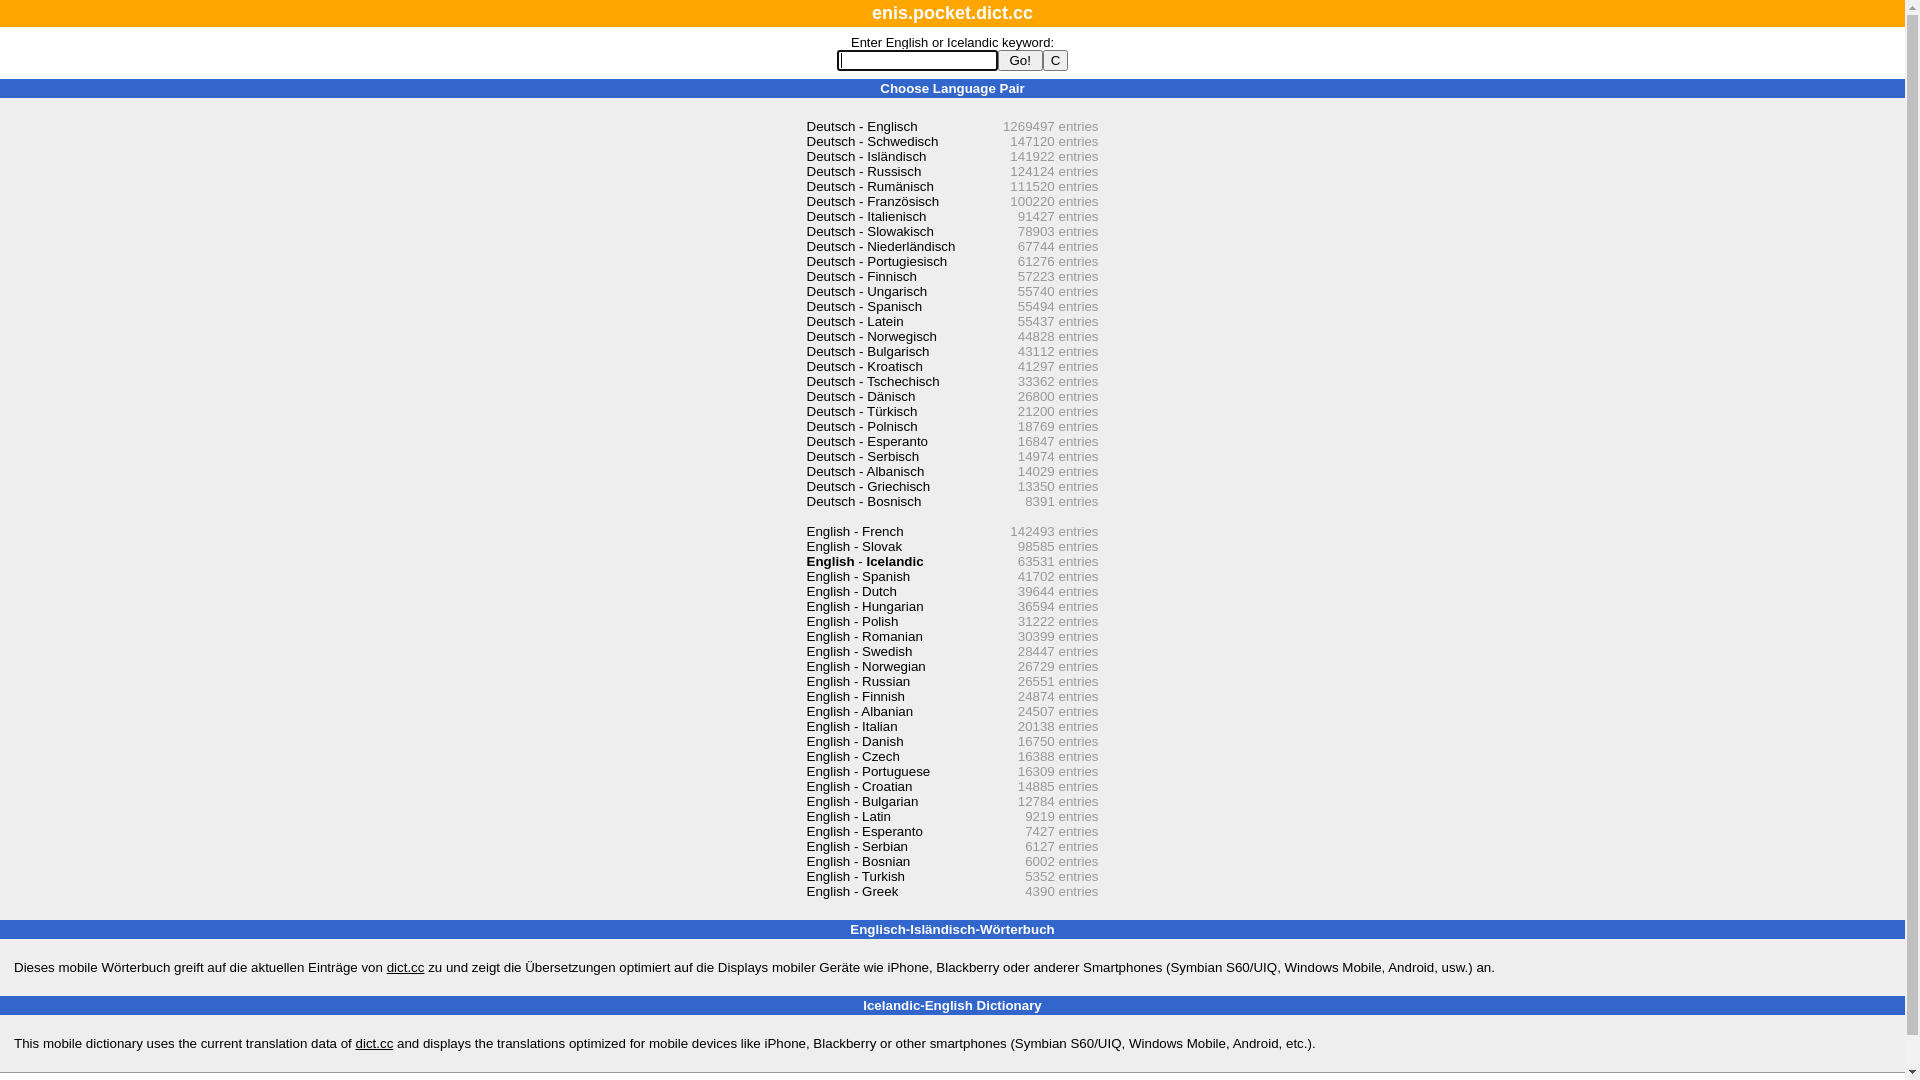 This screenshot has width=1920, height=1080. I want to click on 'English - Esperanto', so click(806, 831).